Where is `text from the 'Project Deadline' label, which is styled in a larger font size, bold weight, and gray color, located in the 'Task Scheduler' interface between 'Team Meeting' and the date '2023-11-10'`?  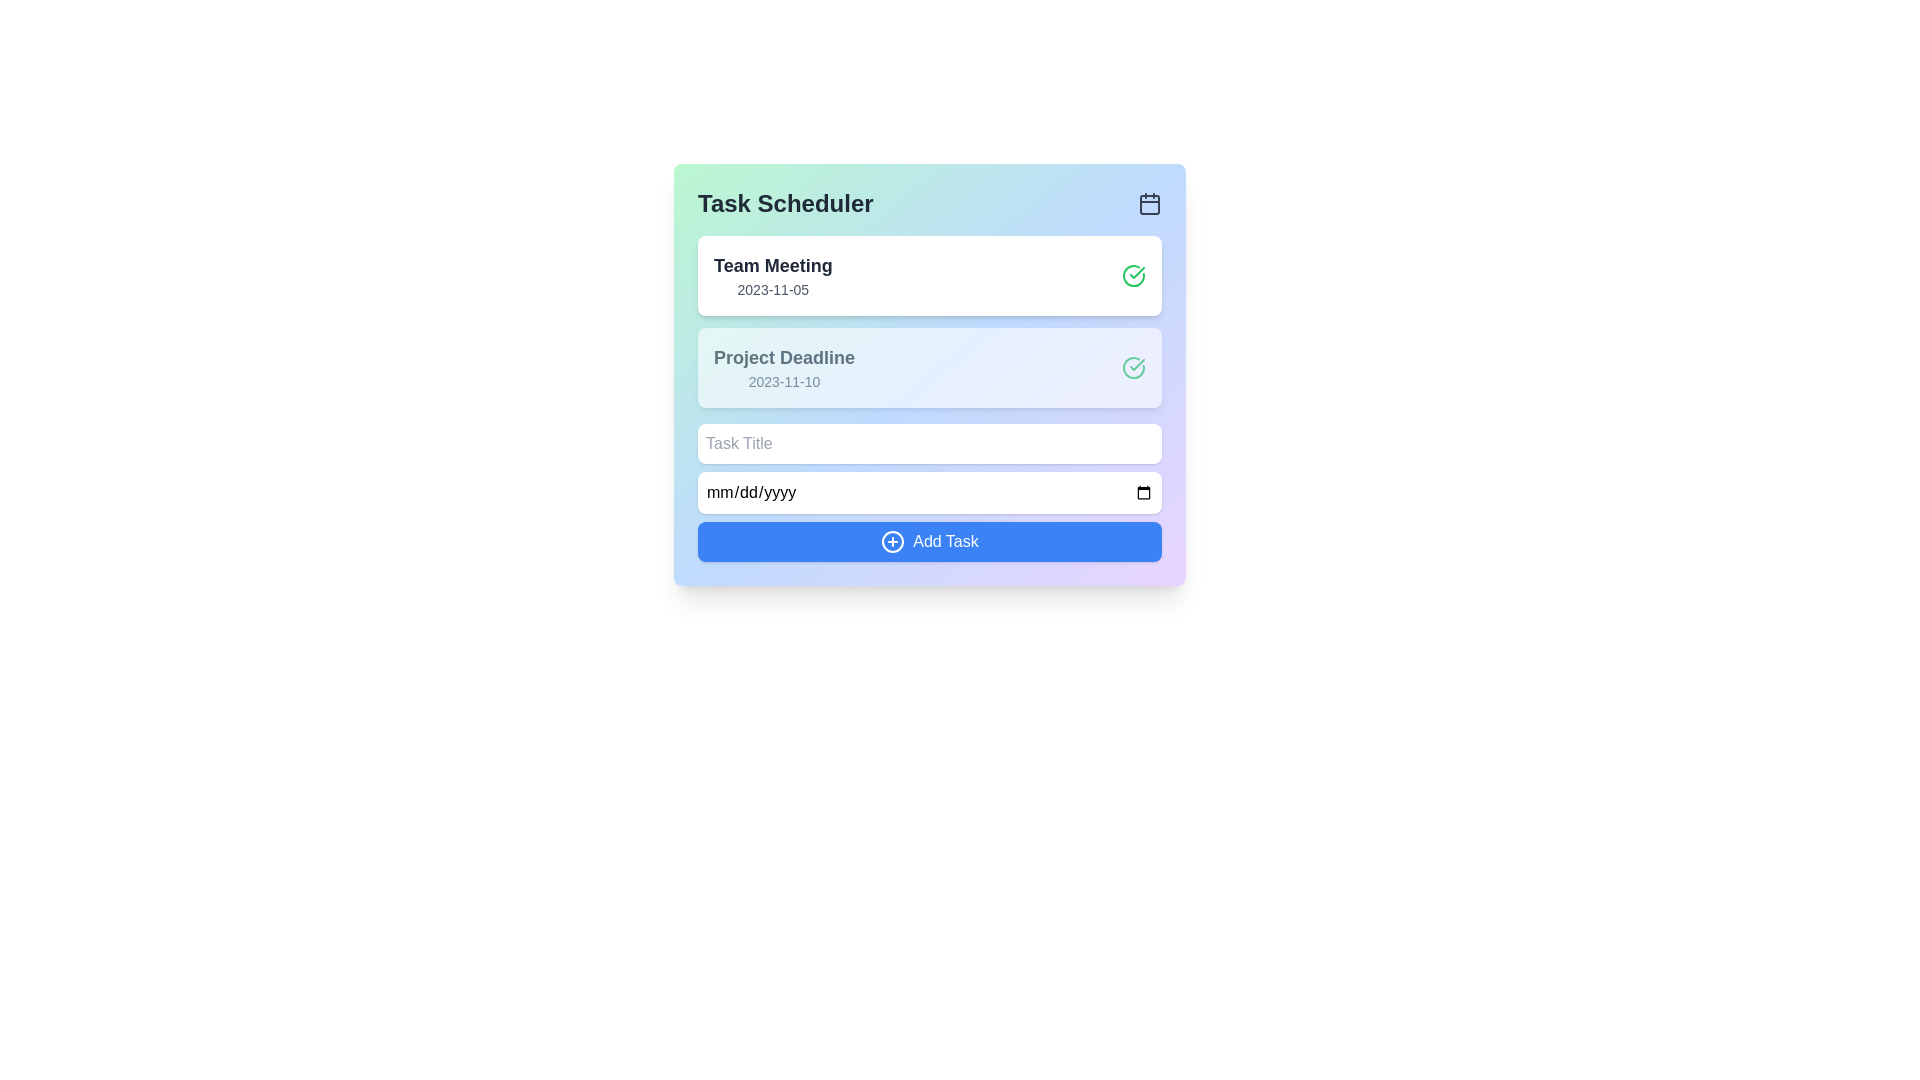 text from the 'Project Deadline' label, which is styled in a larger font size, bold weight, and gray color, located in the 'Task Scheduler' interface between 'Team Meeting' and the date '2023-11-10' is located at coordinates (783, 357).